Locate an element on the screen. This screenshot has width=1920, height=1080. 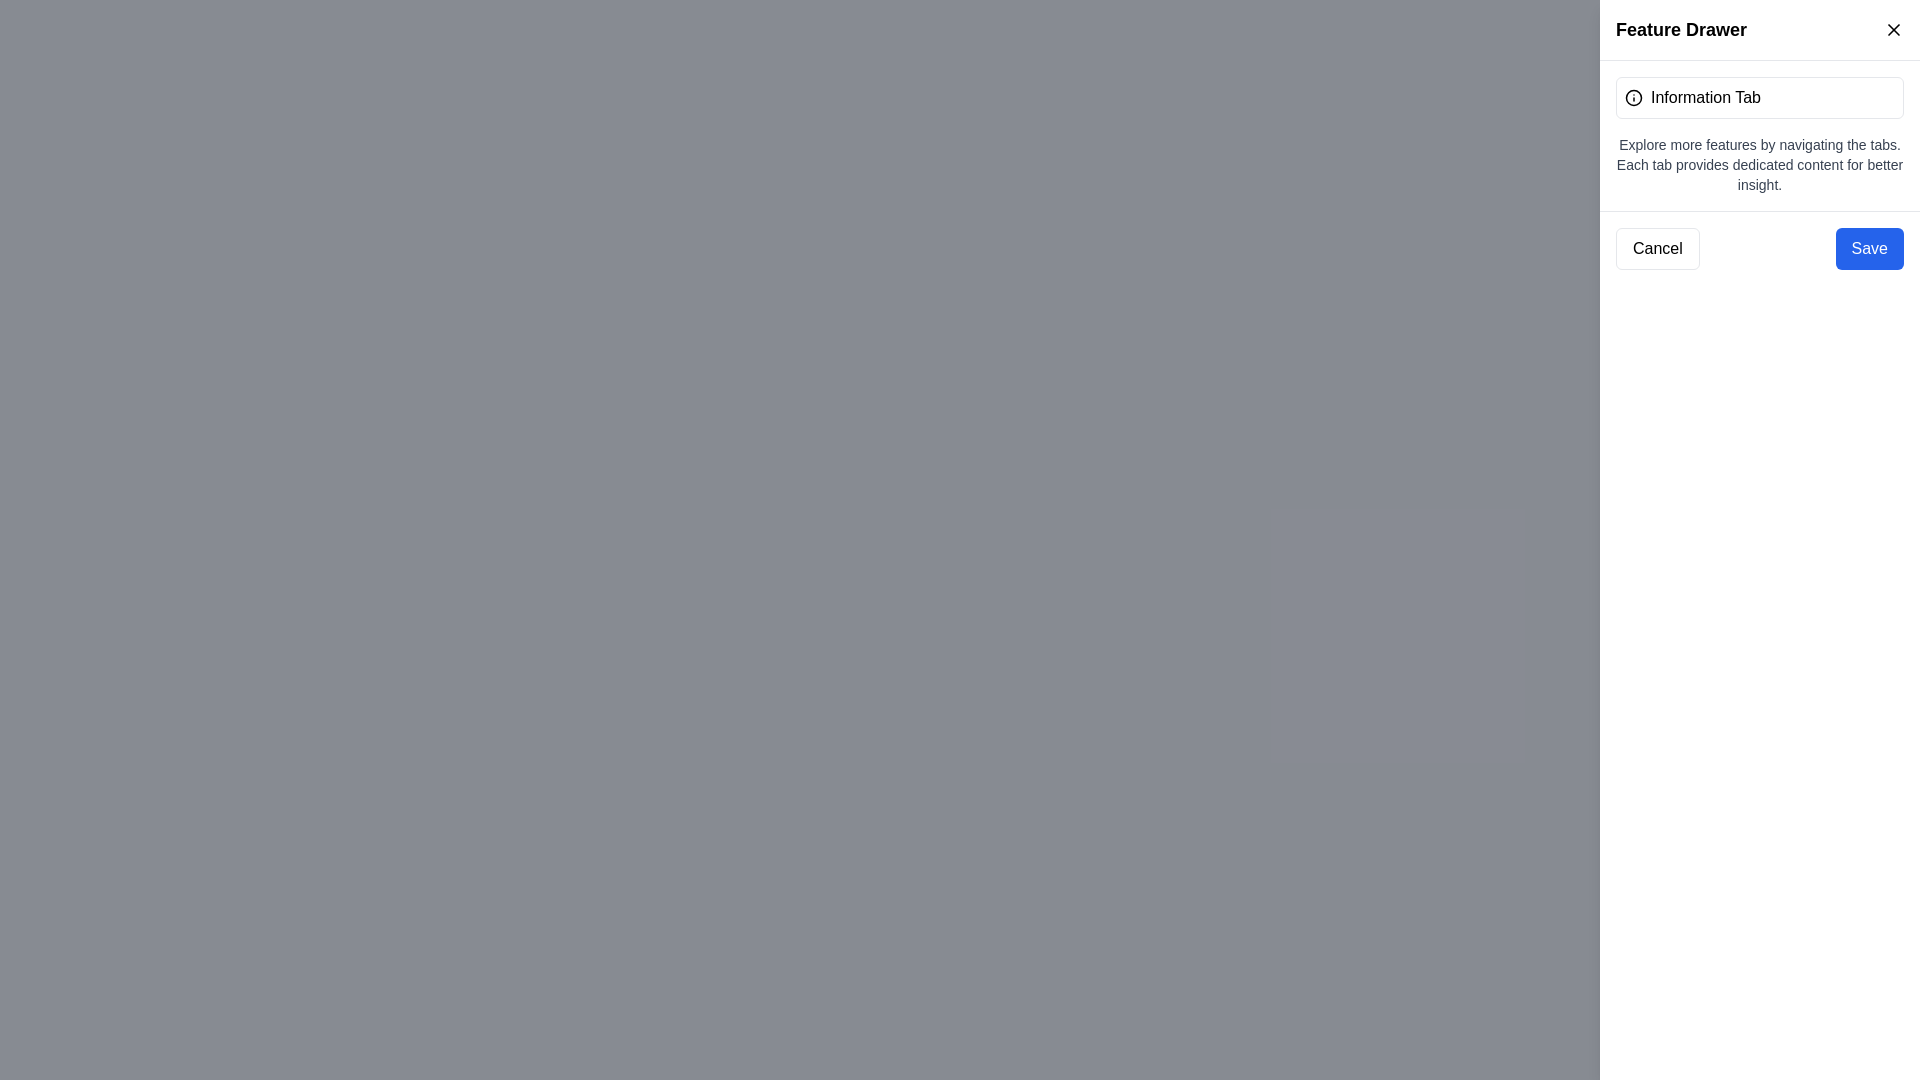
the save button located at the bottom-right corner of the 'Feature Drawer' panel is located at coordinates (1868, 248).